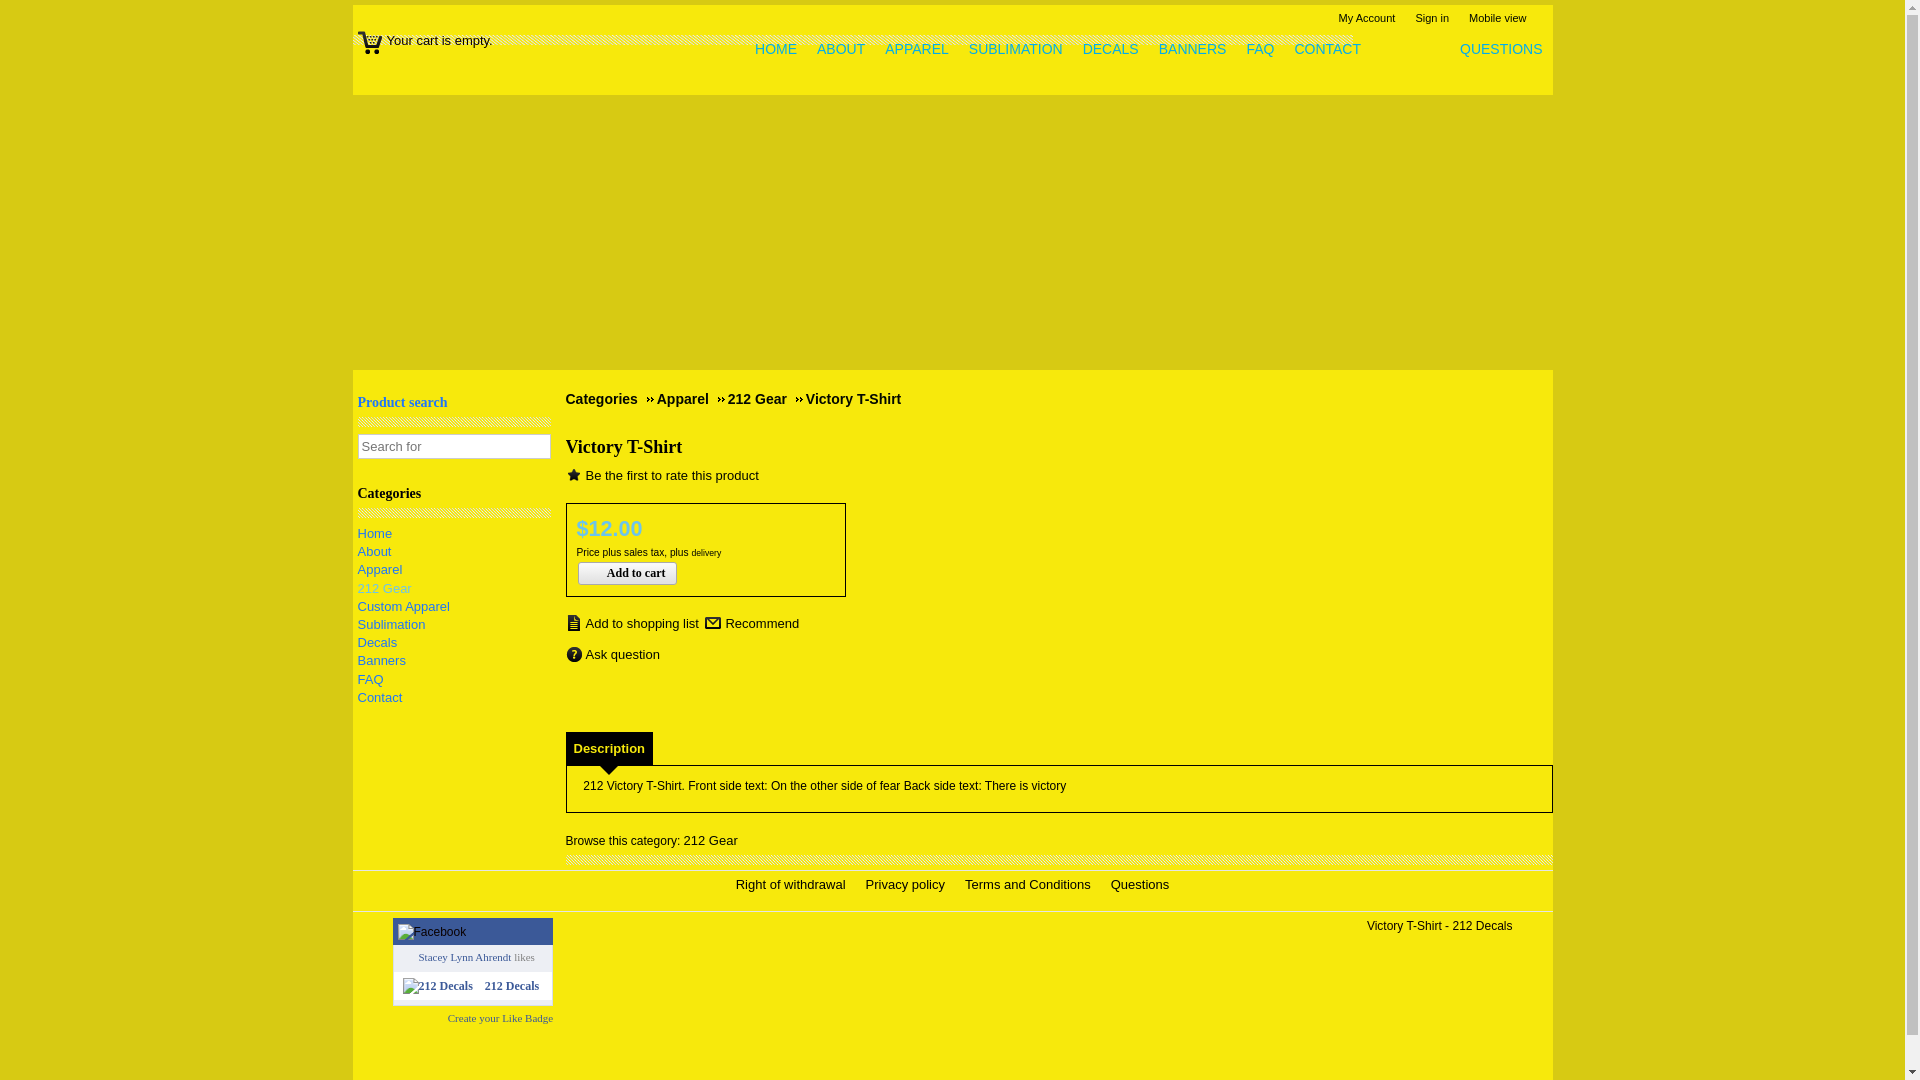 The width and height of the screenshot is (1920, 1080). I want to click on 'Create your Like Badge', so click(446, 1018).